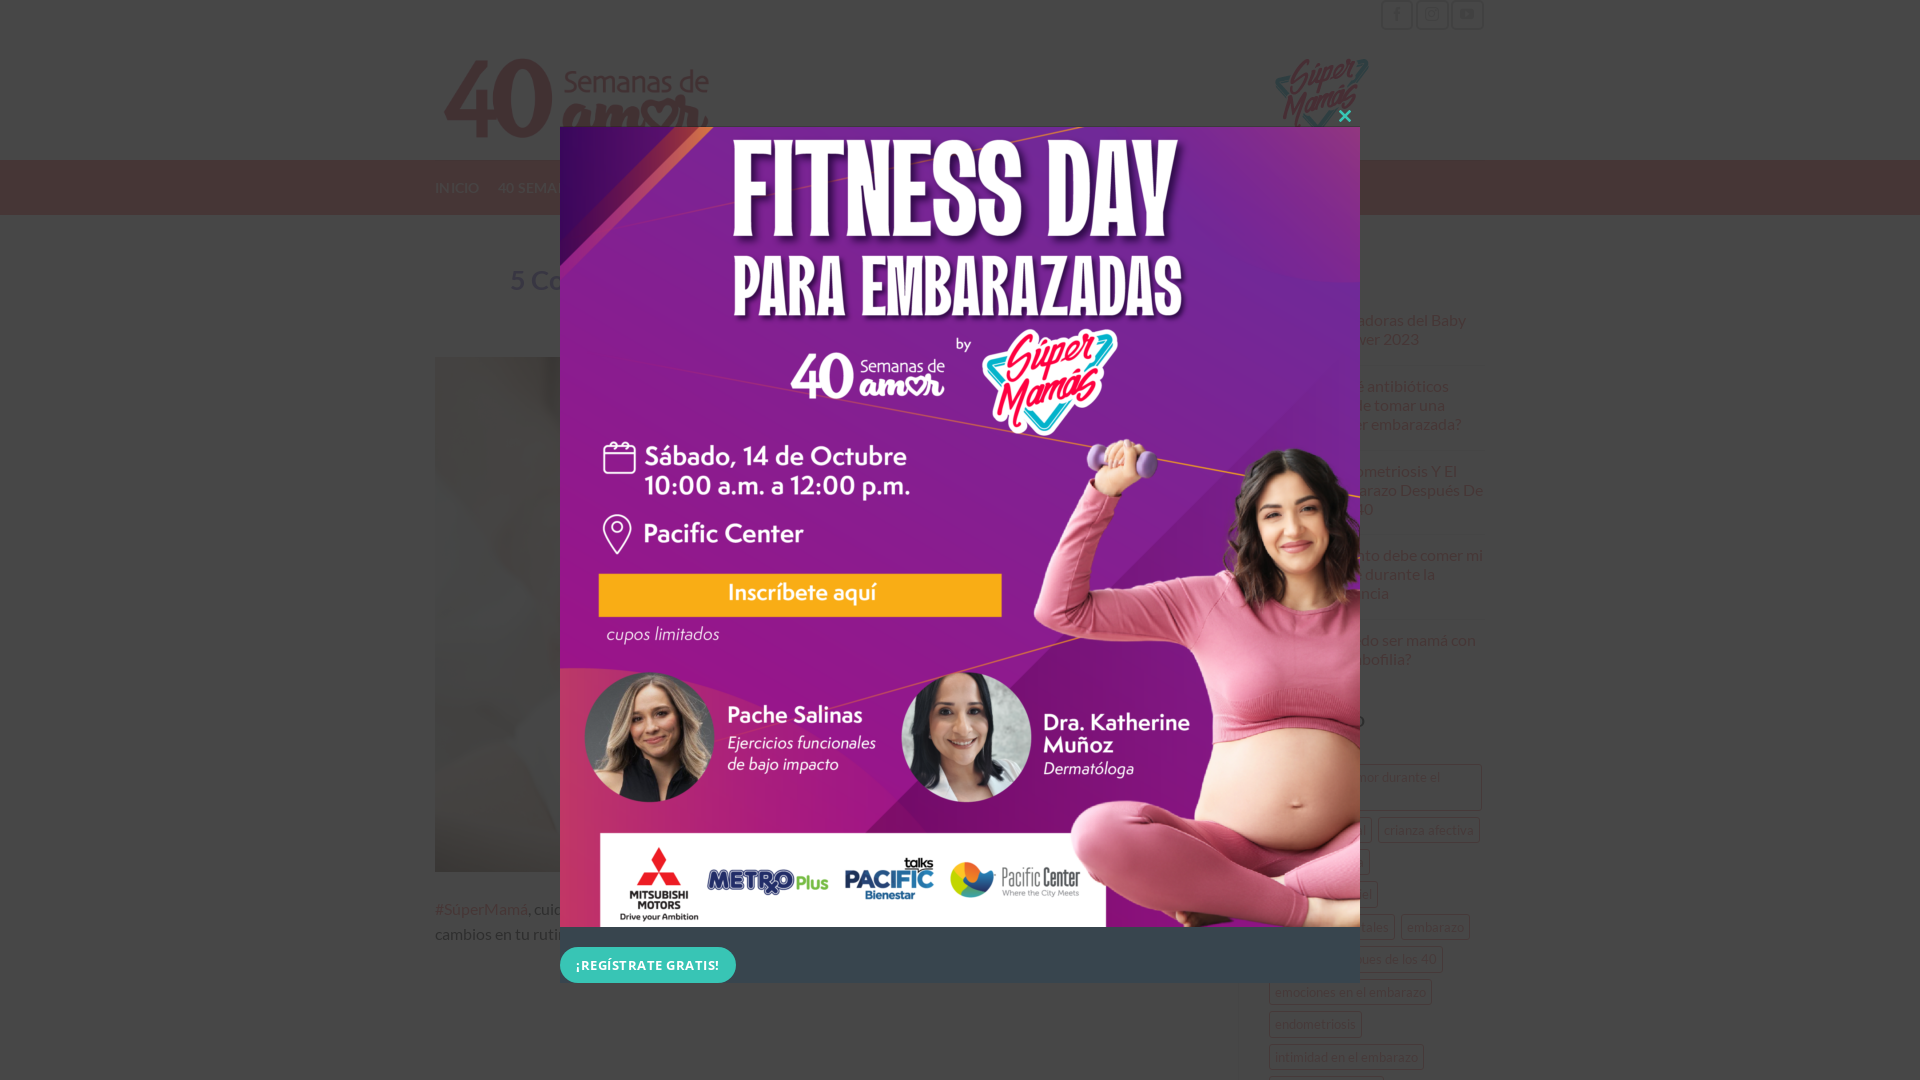  What do you see at coordinates (1329, 116) in the screenshot?
I see `'CLOSE THIS MODULE'` at bounding box center [1329, 116].